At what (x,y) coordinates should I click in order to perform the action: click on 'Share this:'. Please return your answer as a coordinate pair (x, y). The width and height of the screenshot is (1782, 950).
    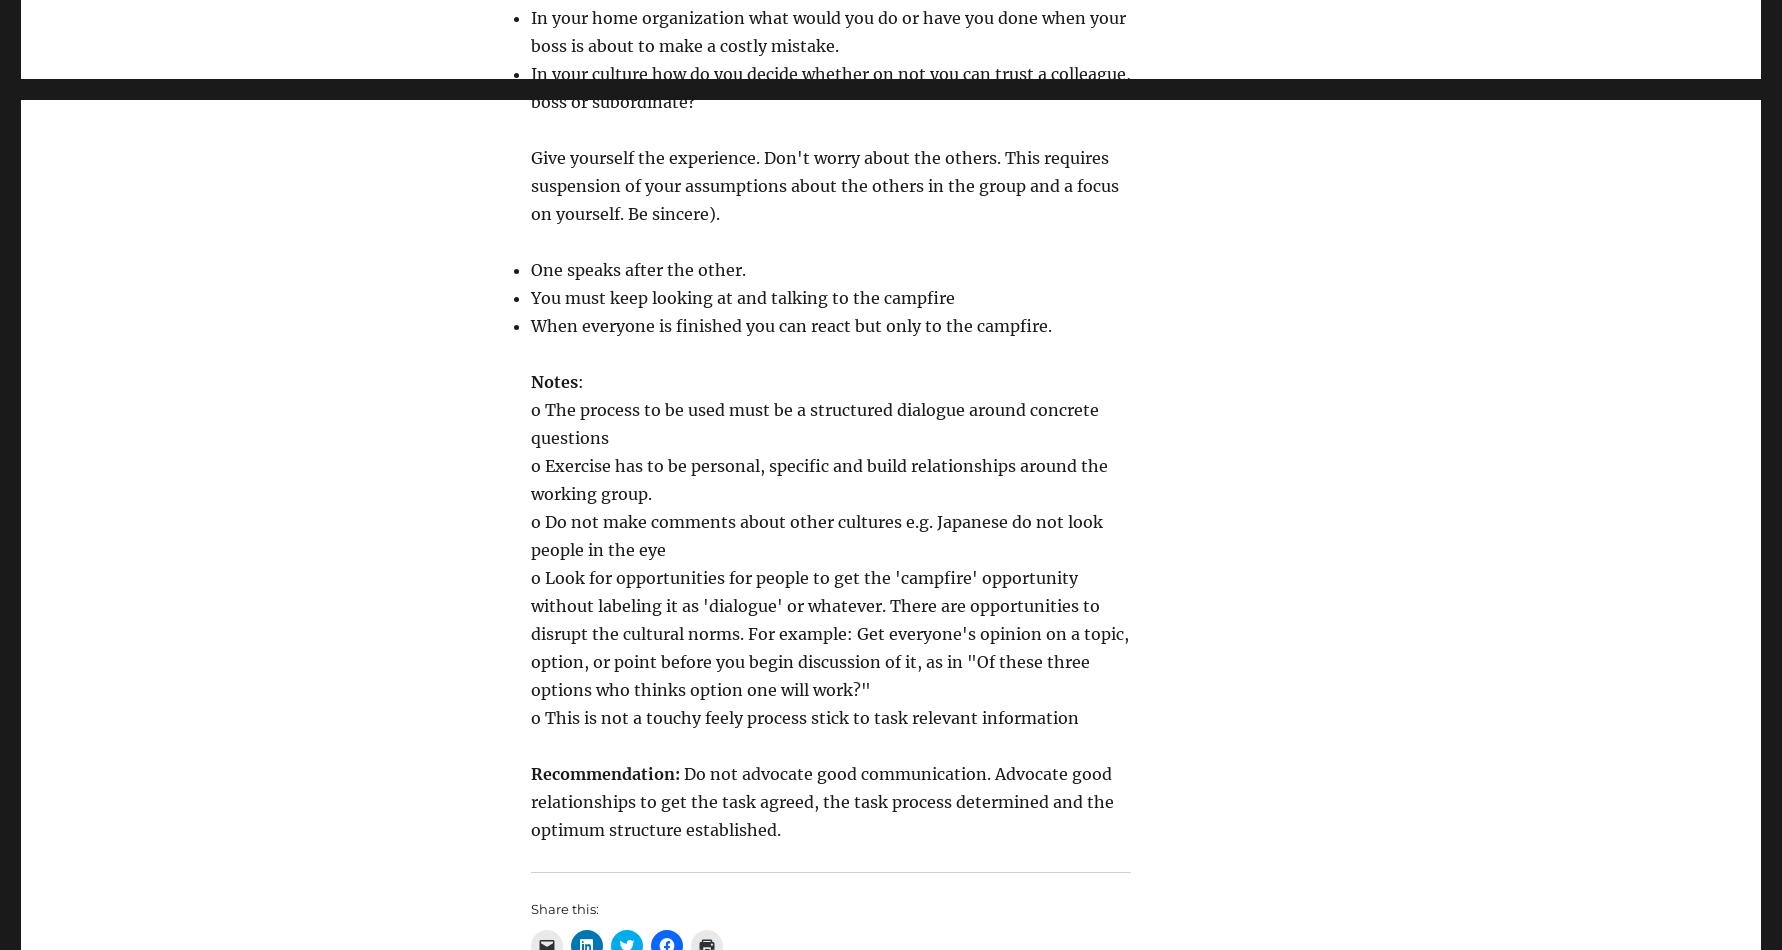
    Looking at the image, I should click on (530, 907).